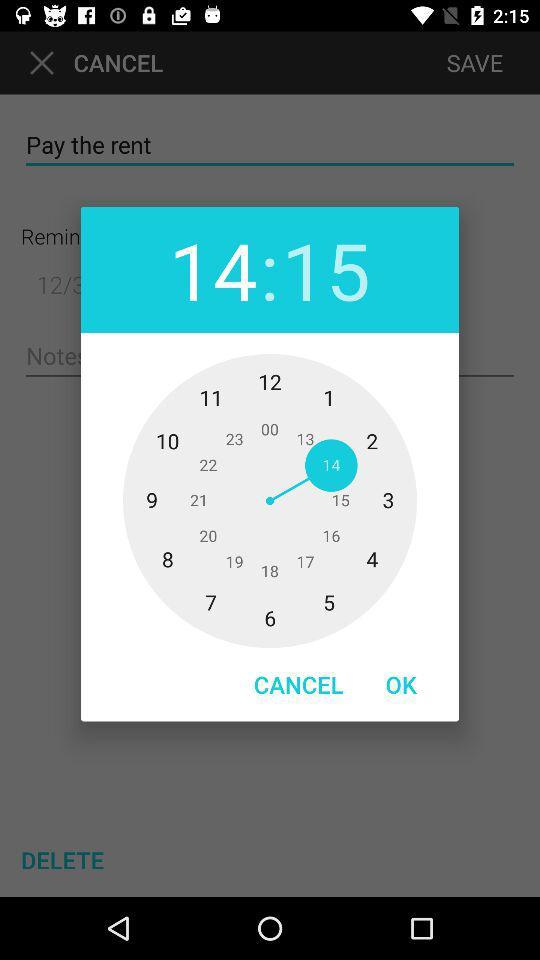 The width and height of the screenshot is (540, 960). Describe the element at coordinates (212, 268) in the screenshot. I see `icon to the left of the :` at that location.